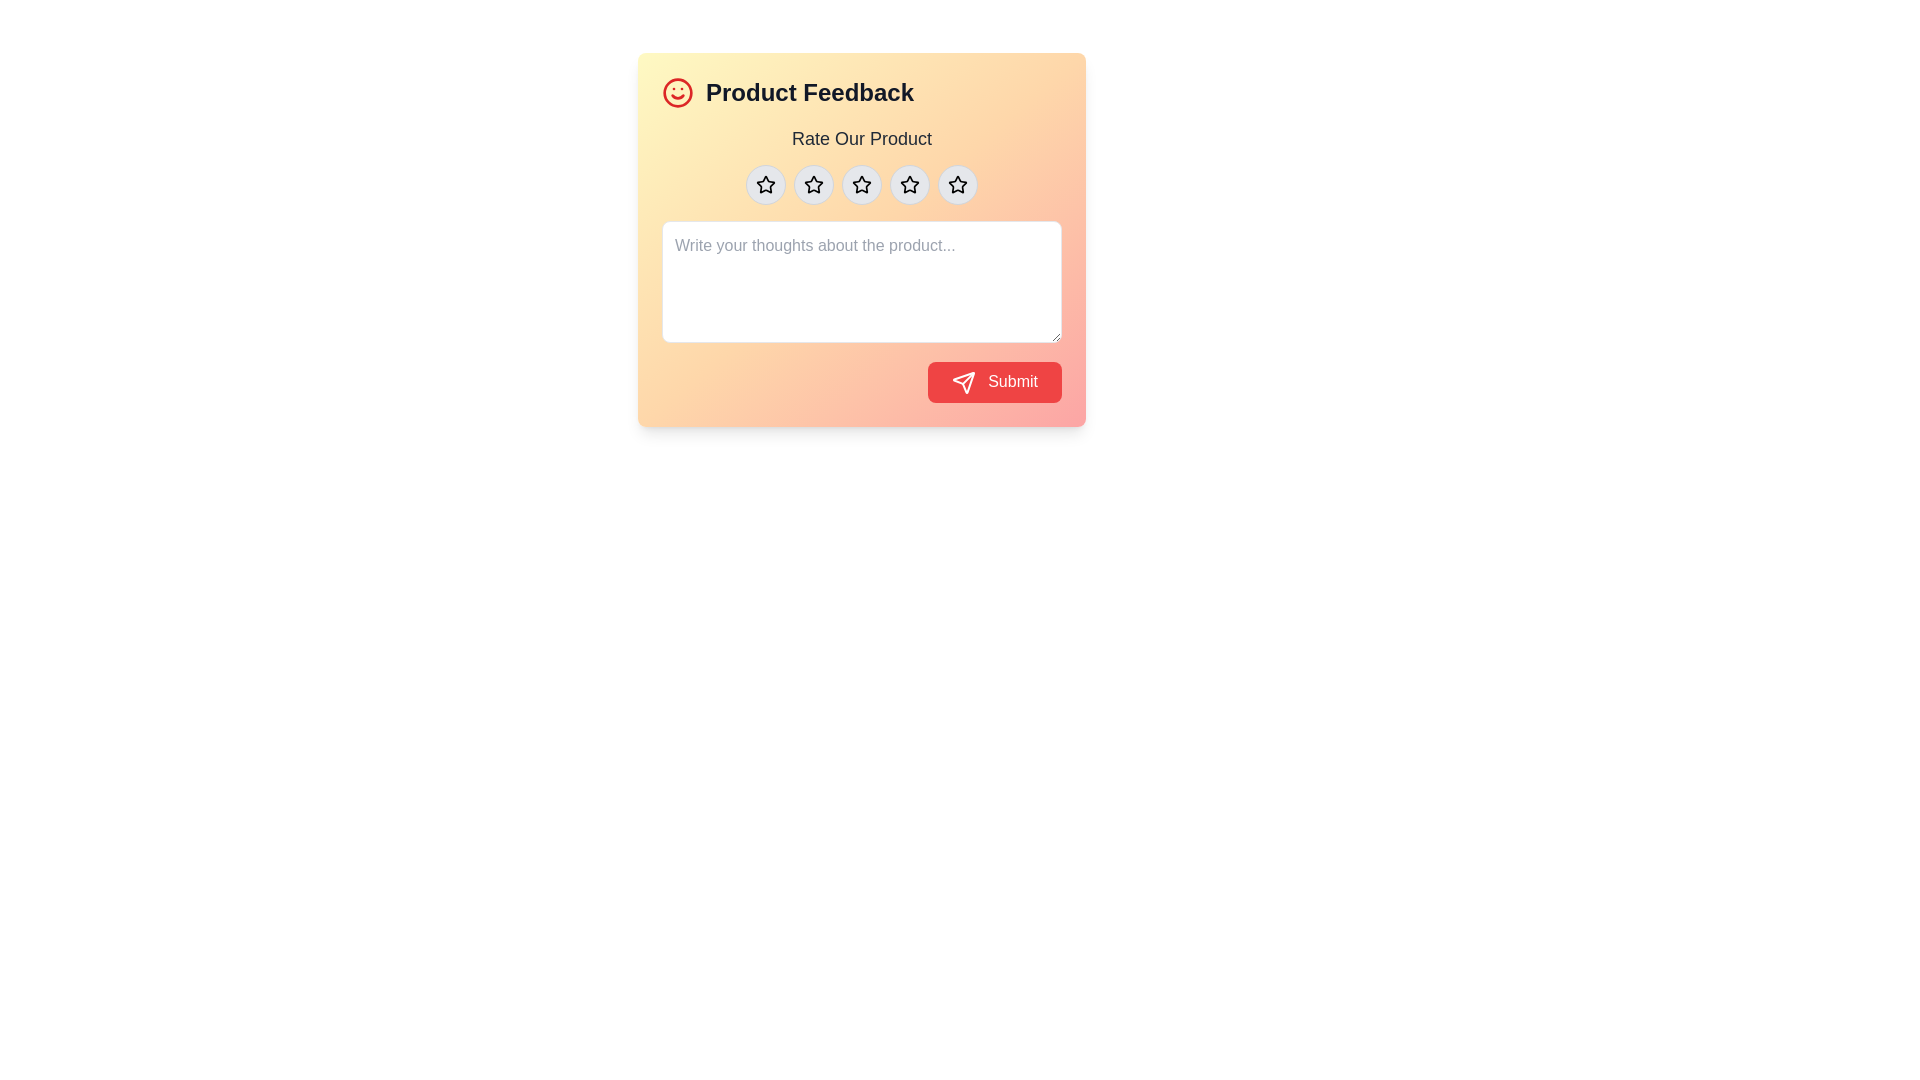  I want to click on the decorative icon located in the top-left portion of the 'Product Feedback' section, to the left of the 'Product Feedback' label, so click(677, 92).